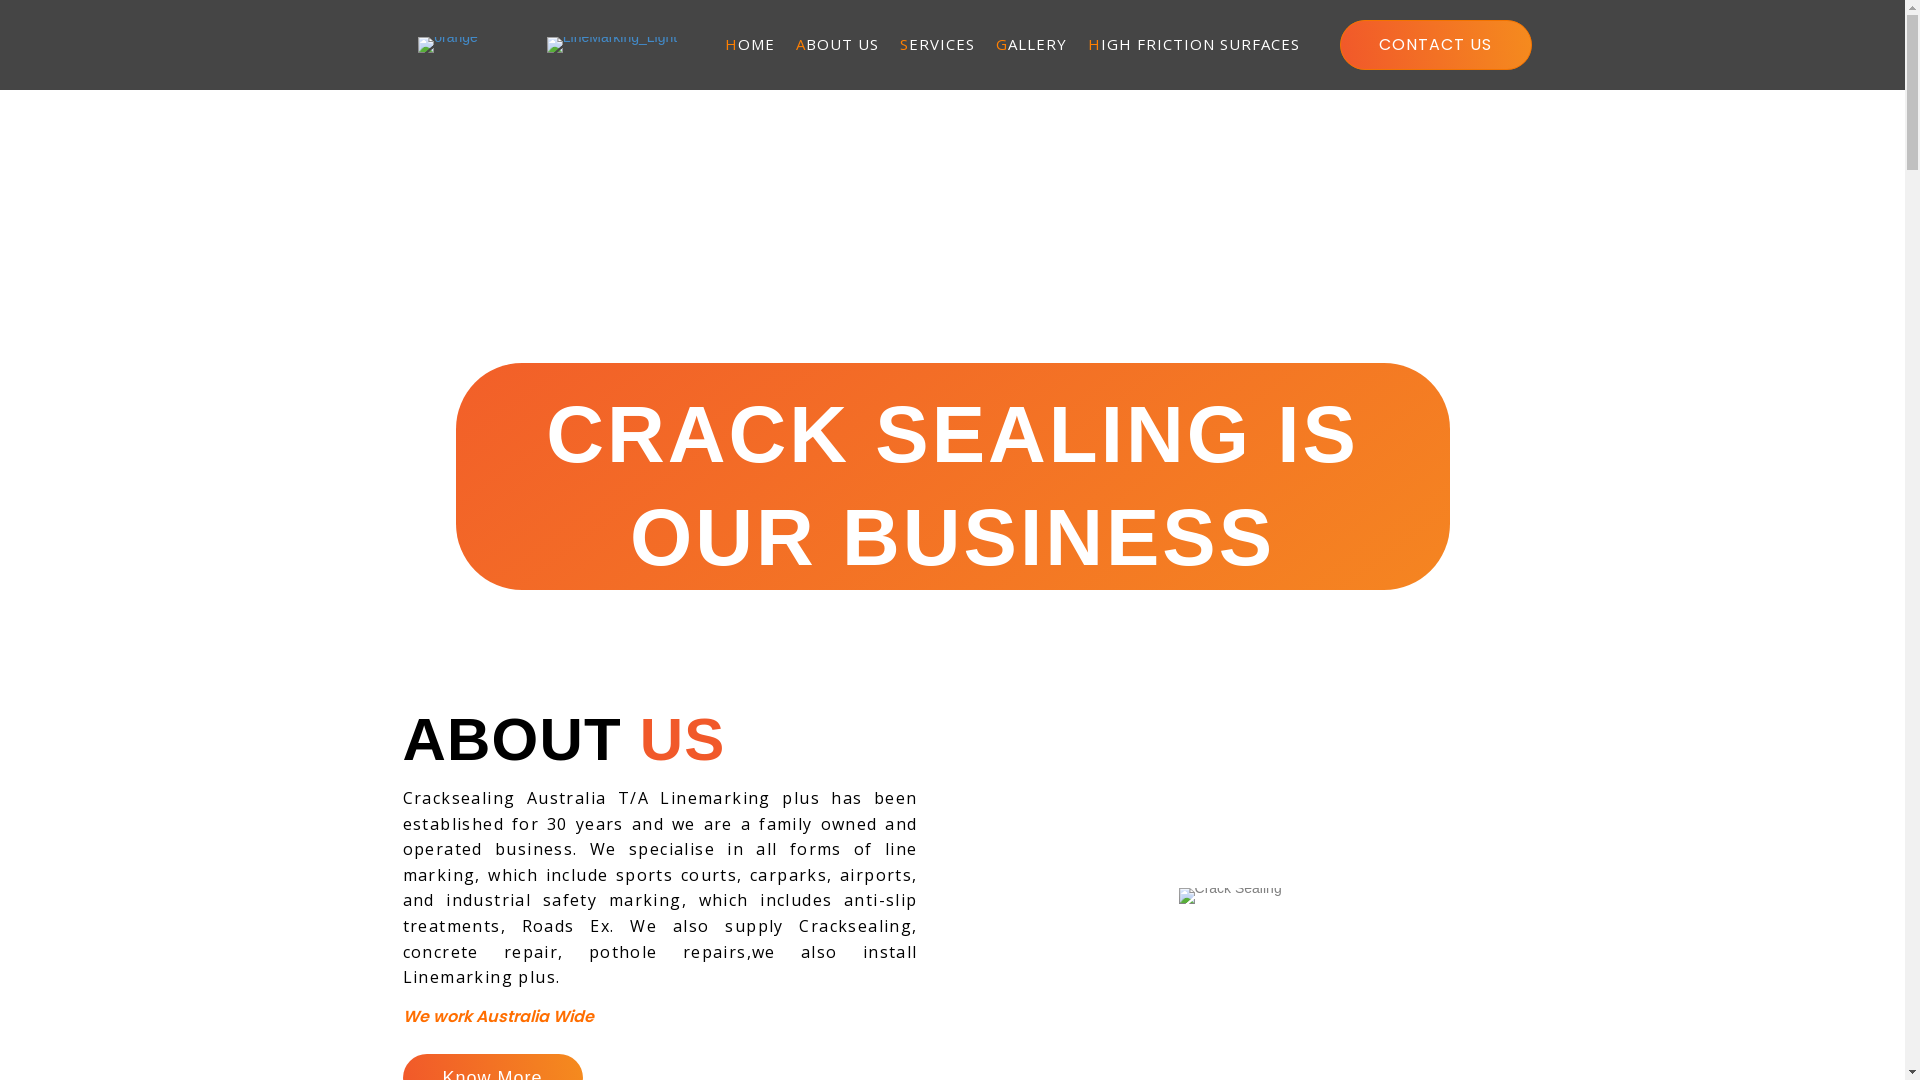 This screenshot has width=1920, height=1080. Describe the element at coordinates (1077, 45) in the screenshot. I see `'HIGH FRICTION SURFACES'` at that location.